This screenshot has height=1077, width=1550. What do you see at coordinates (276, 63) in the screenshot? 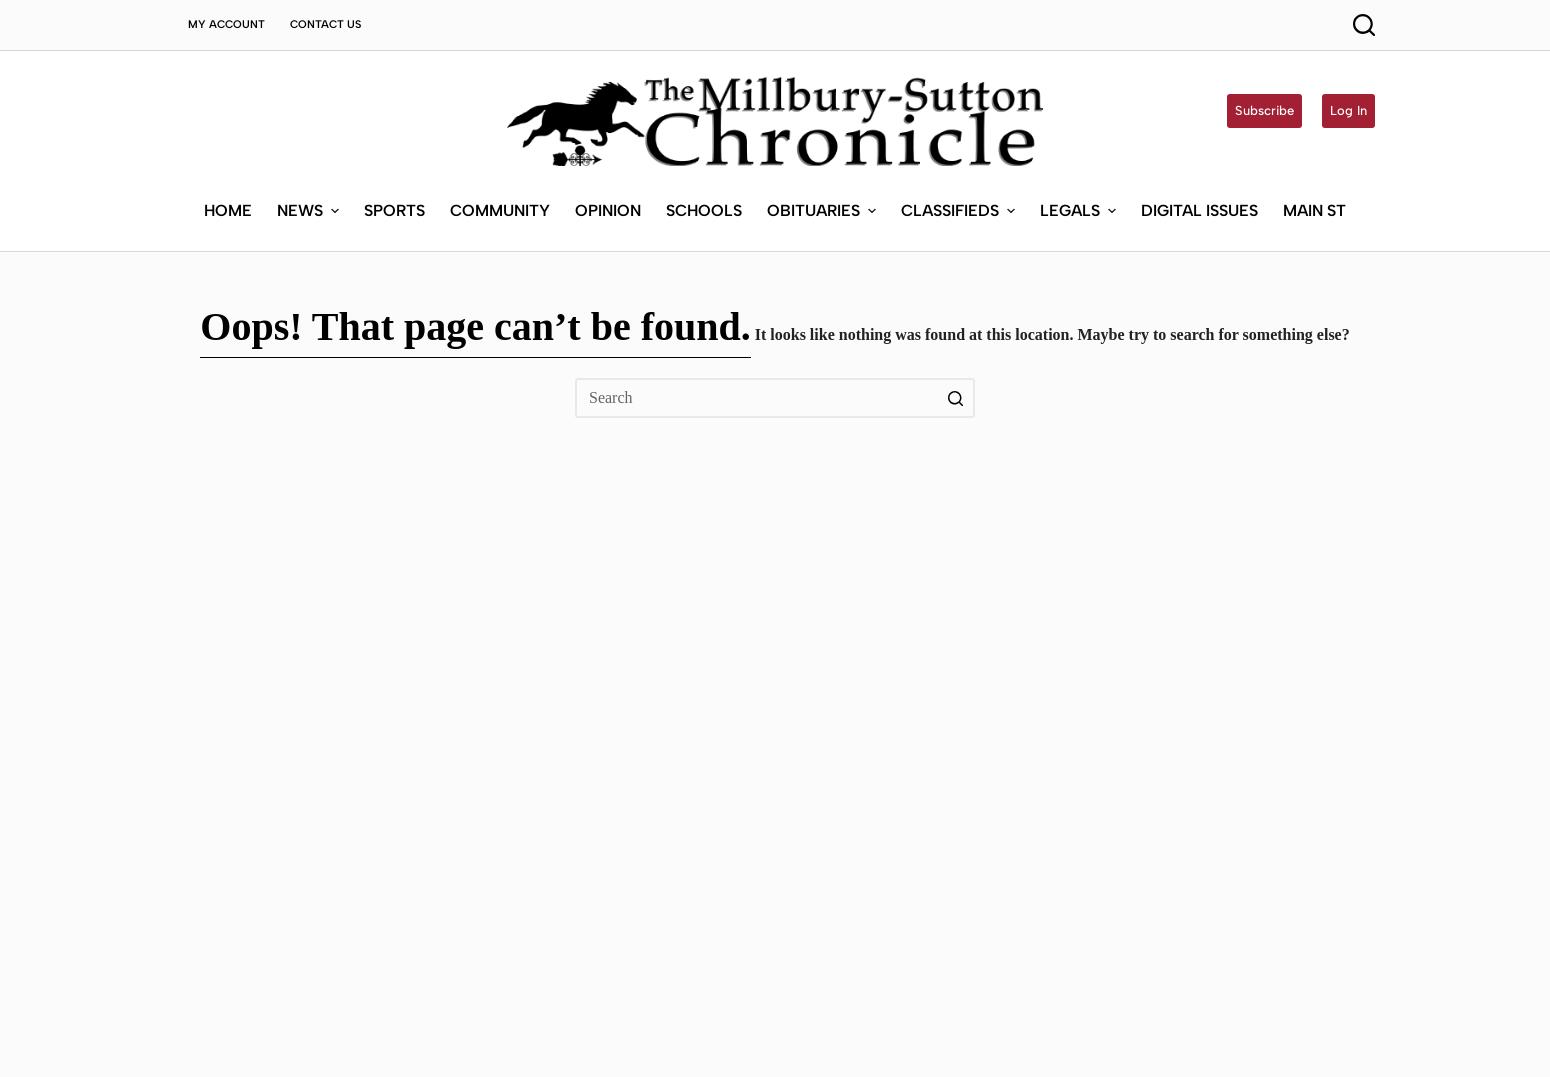
I see `'News'` at bounding box center [276, 63].